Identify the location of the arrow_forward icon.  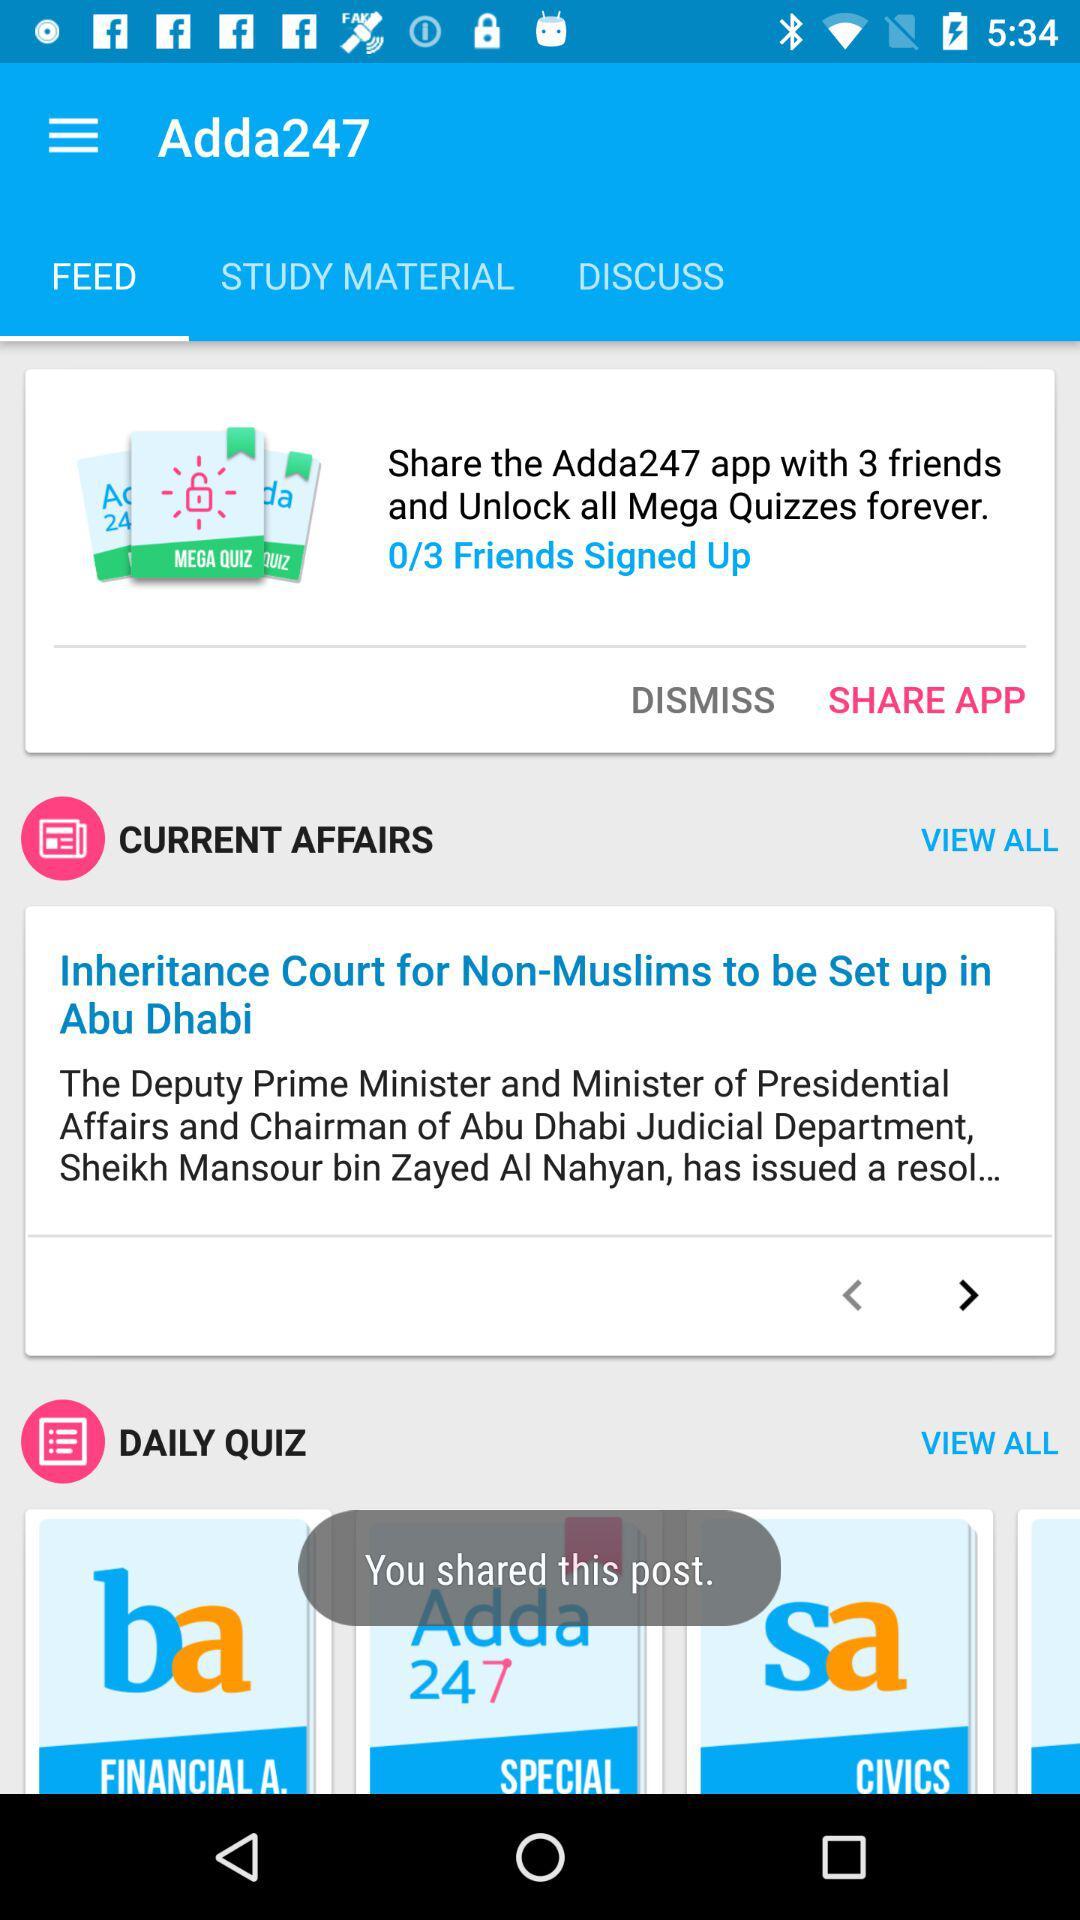
(967, 1295).